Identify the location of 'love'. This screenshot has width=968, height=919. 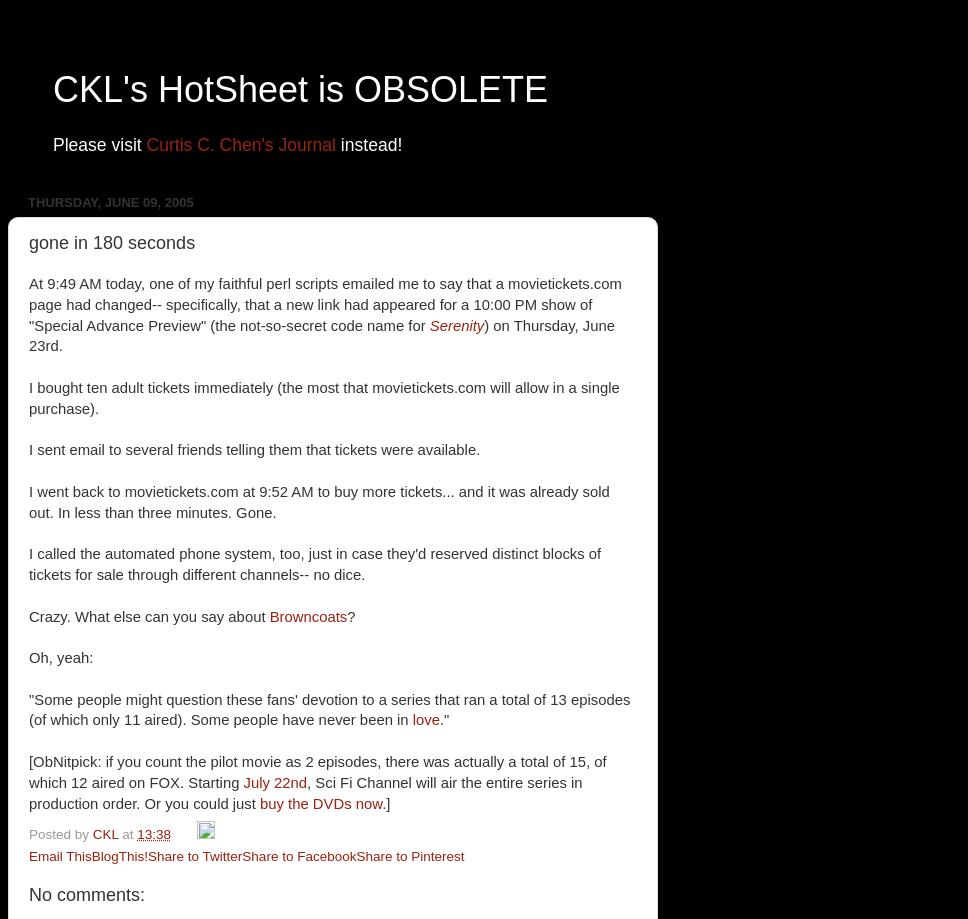
(425, 719).